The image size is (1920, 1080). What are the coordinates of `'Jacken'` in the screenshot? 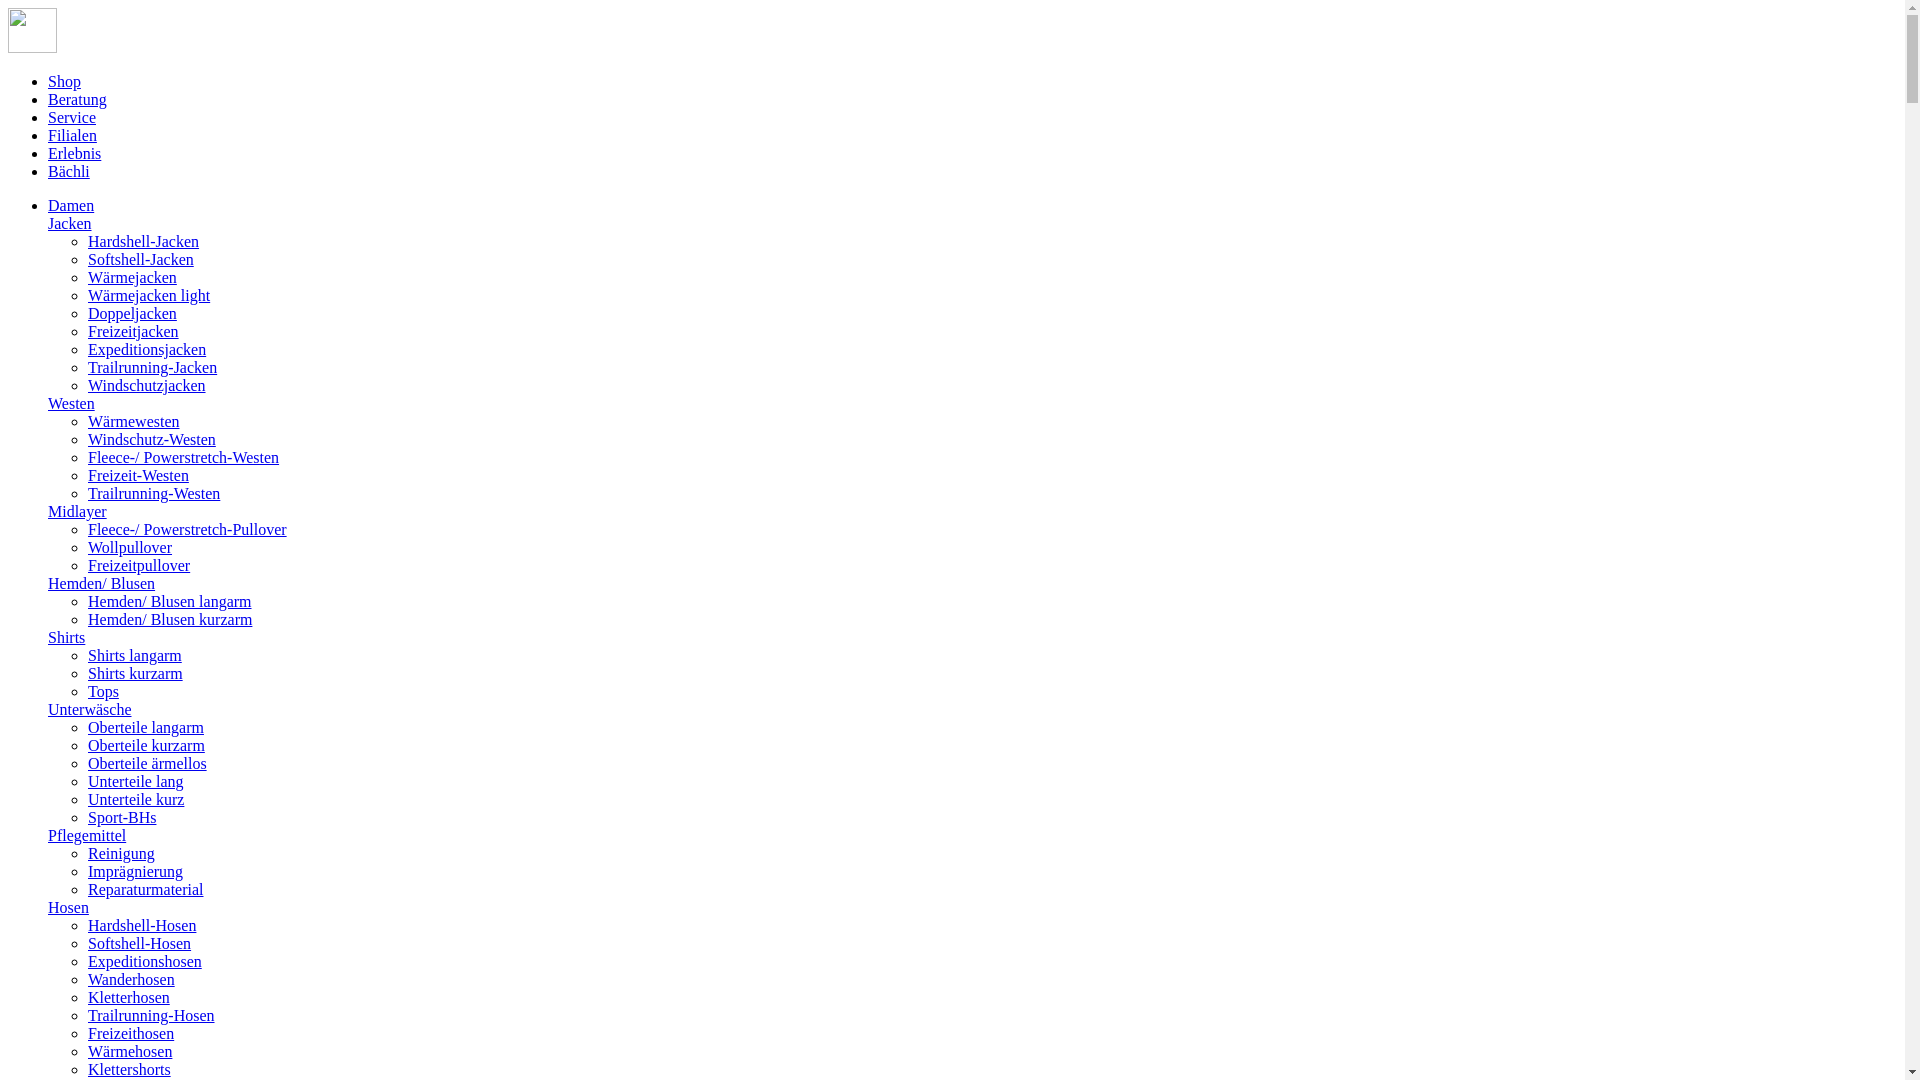 It's located at (70, 223).